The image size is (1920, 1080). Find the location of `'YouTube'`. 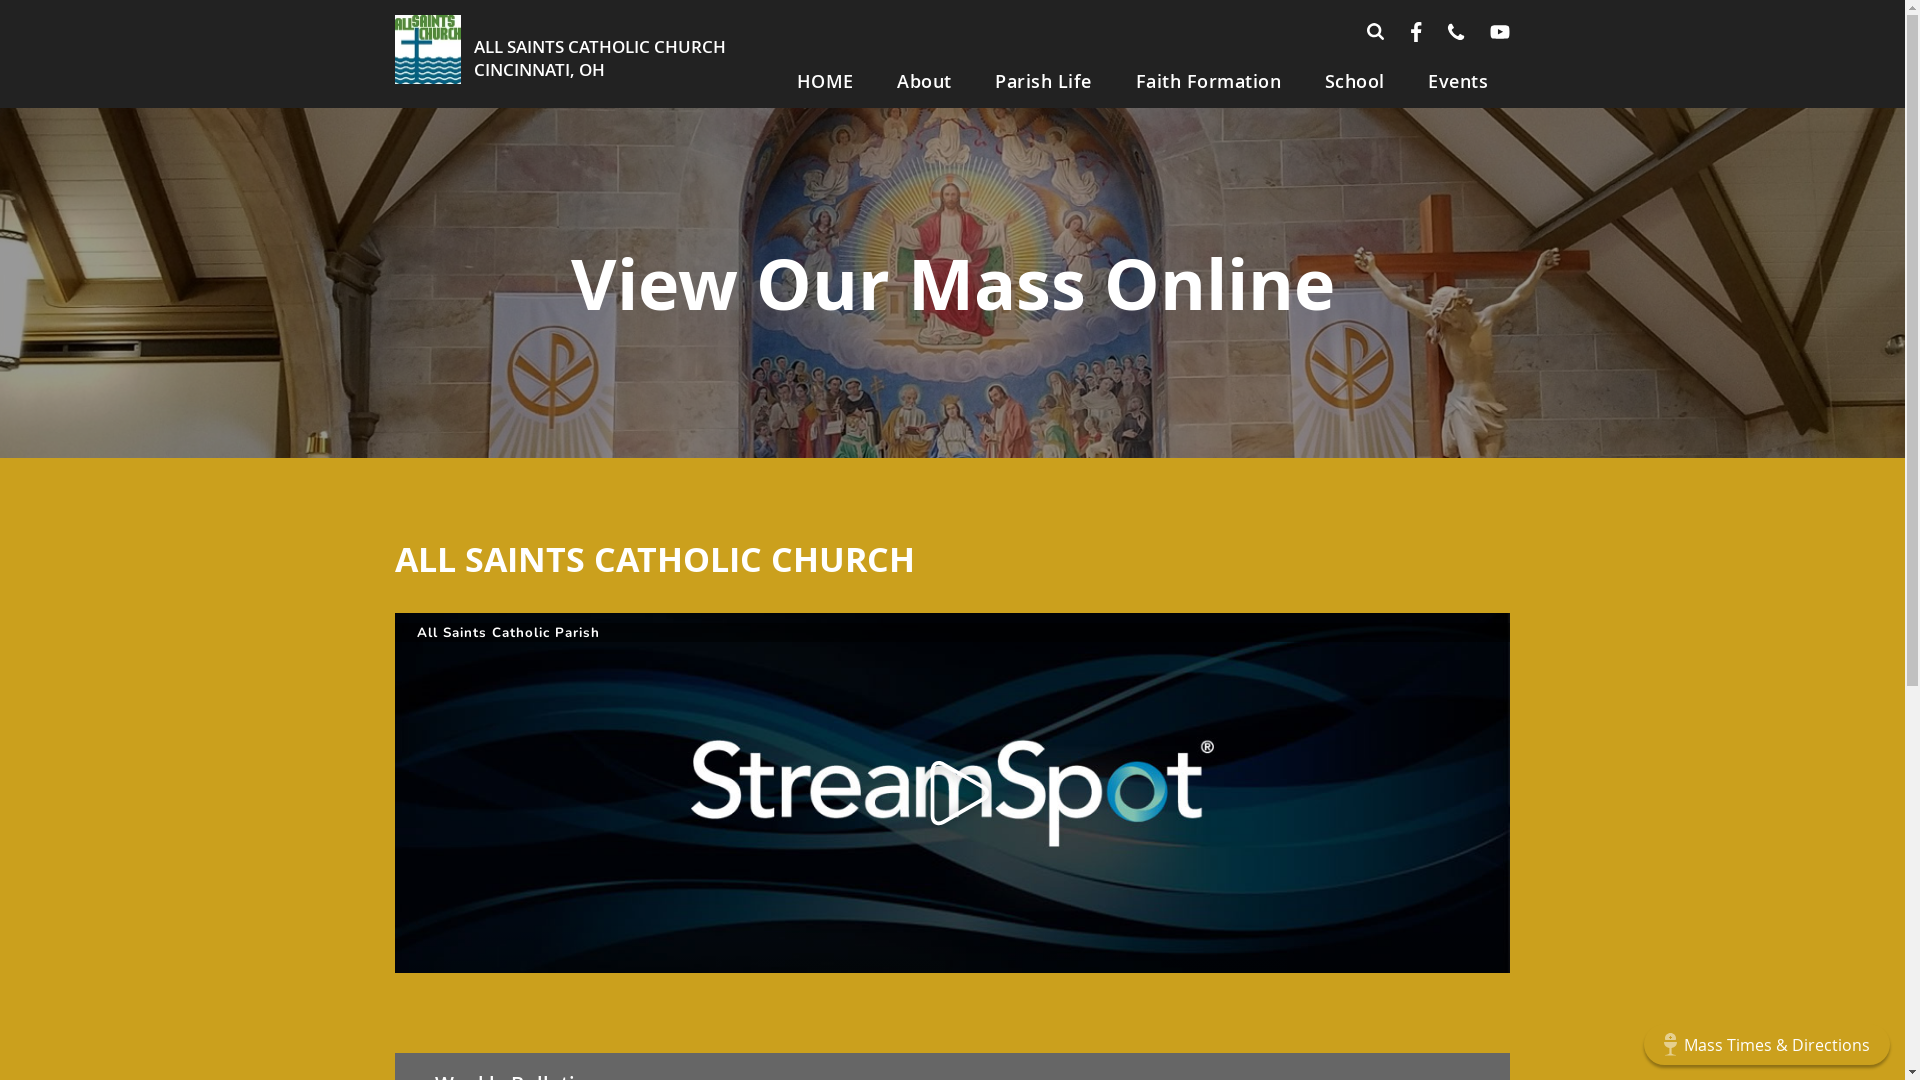

'YouTube' is located at coordinates (1499, 31).